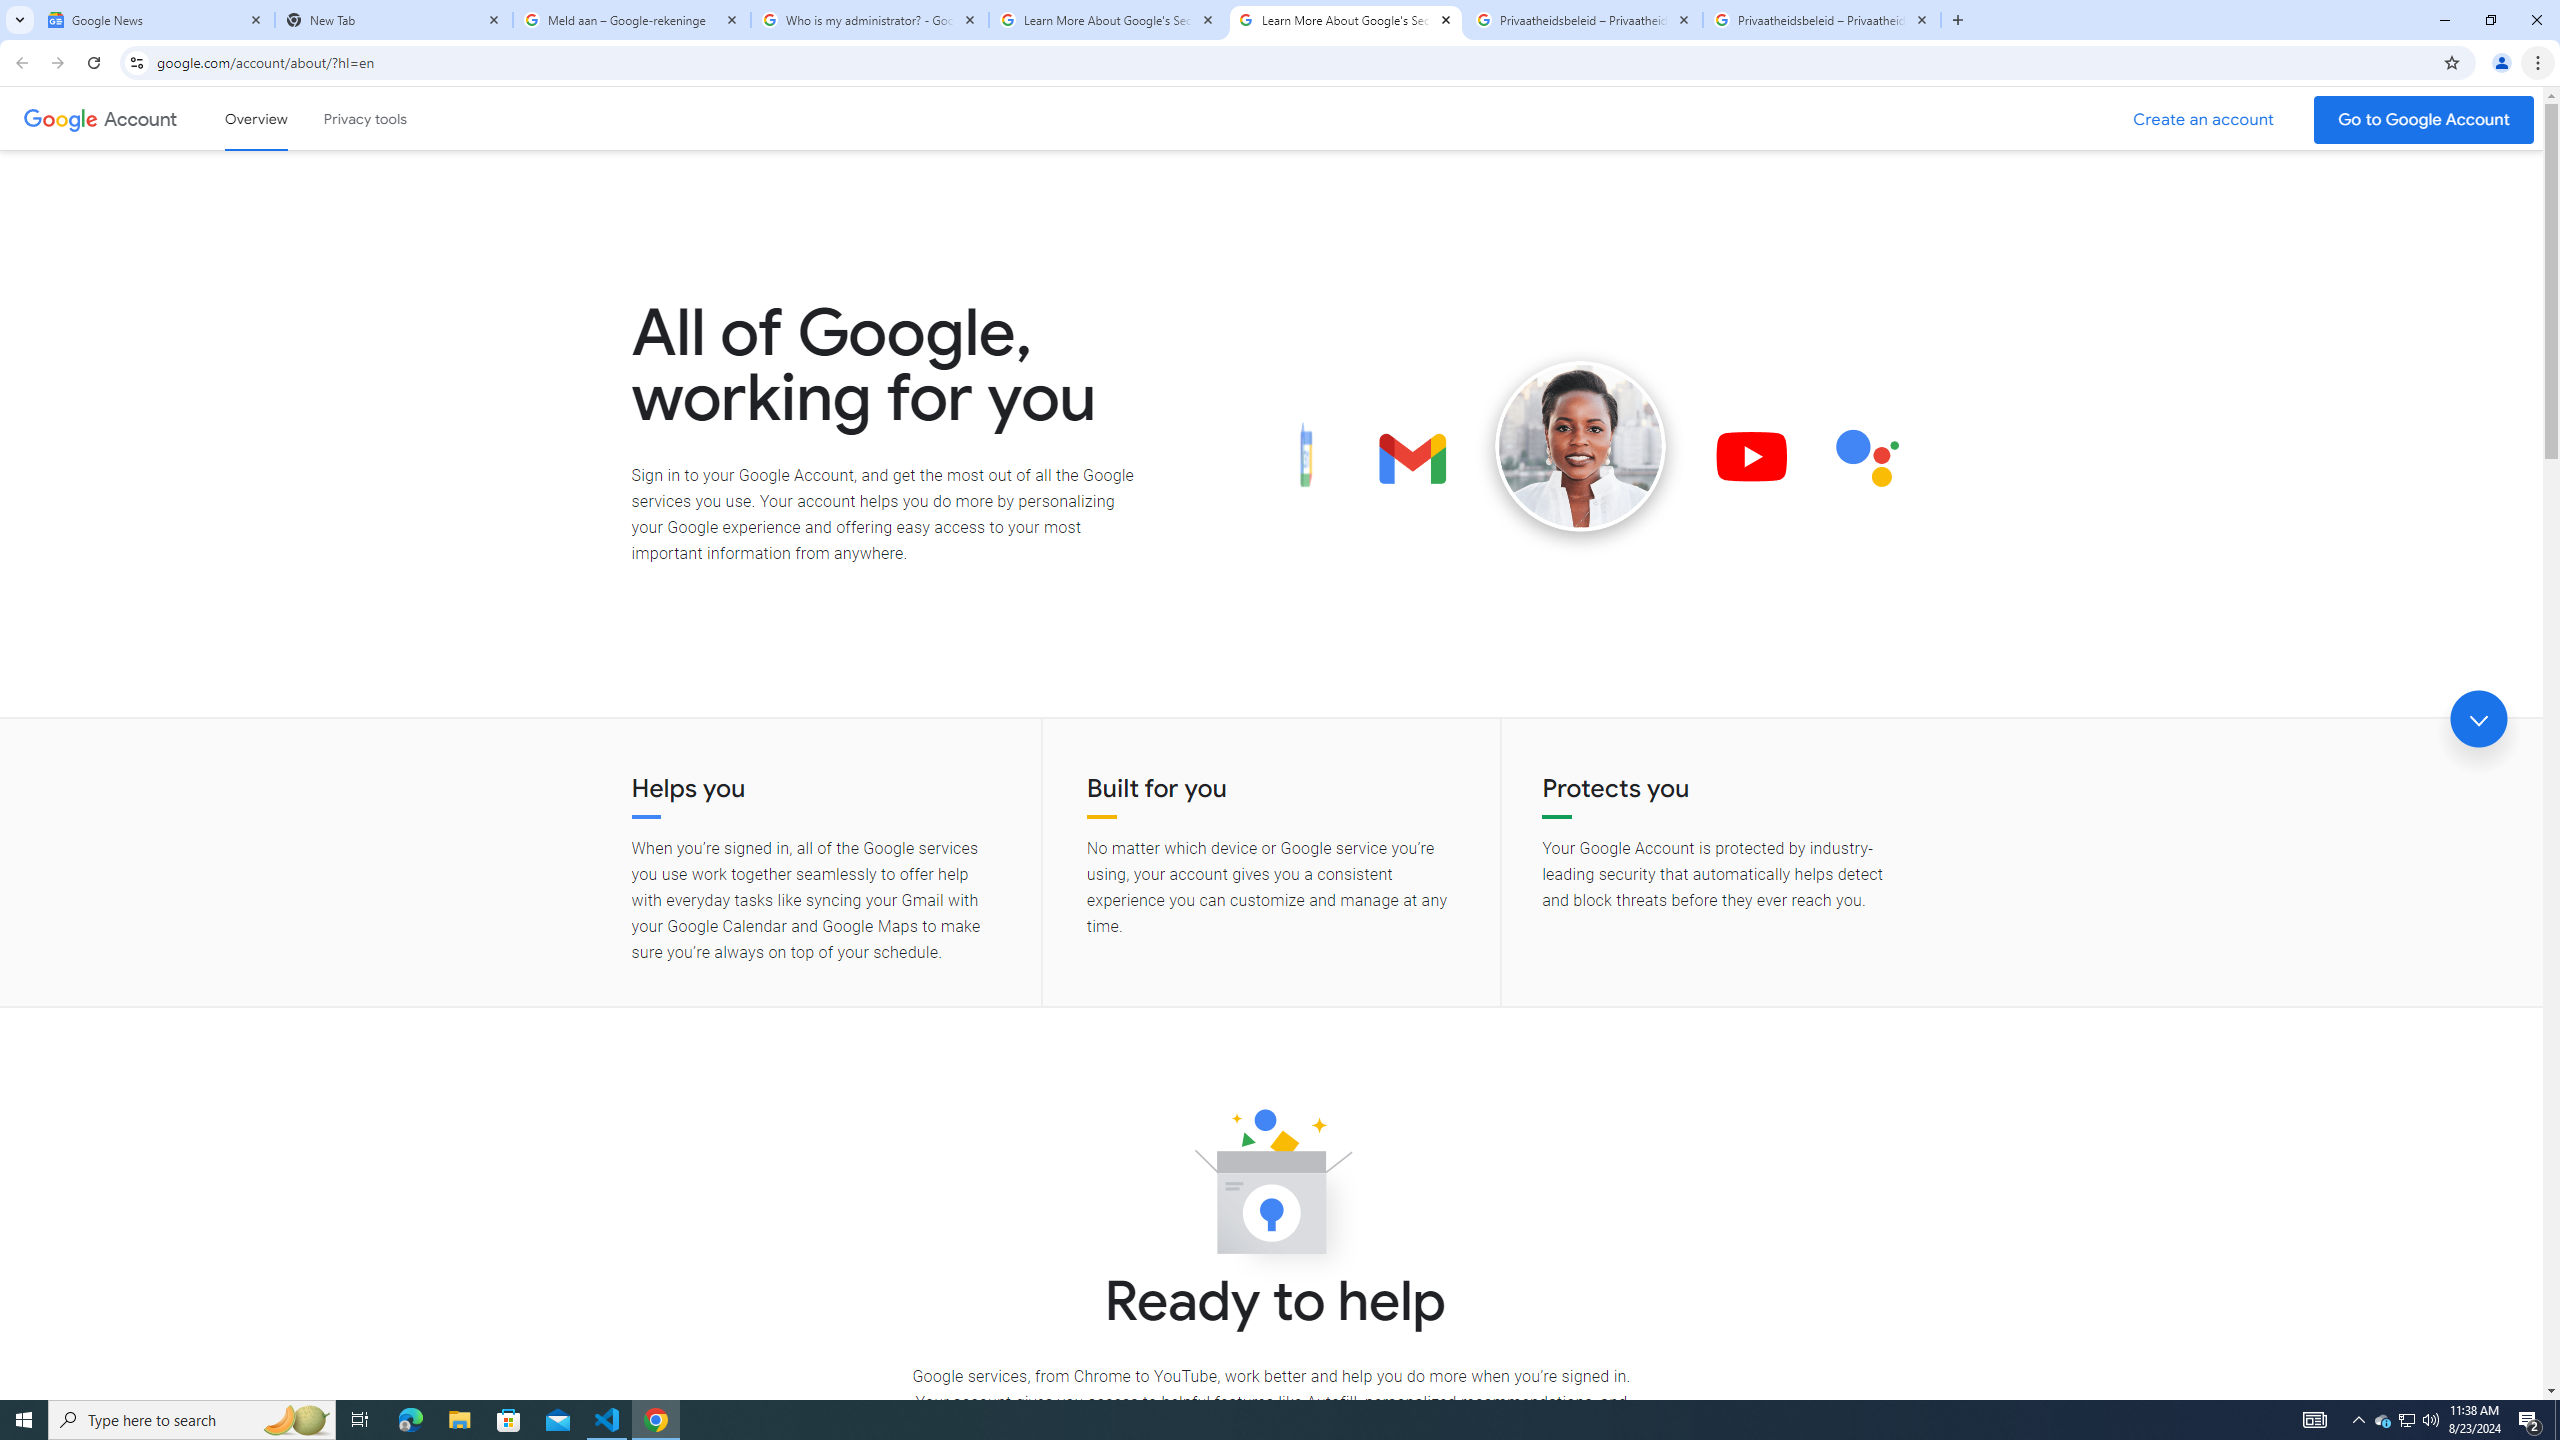 The image size is (2560, 1440). What do you see at coordinates (2478, 719) in the screenshot?
I see `'Jump link'` at bounding box center [2478, 719].